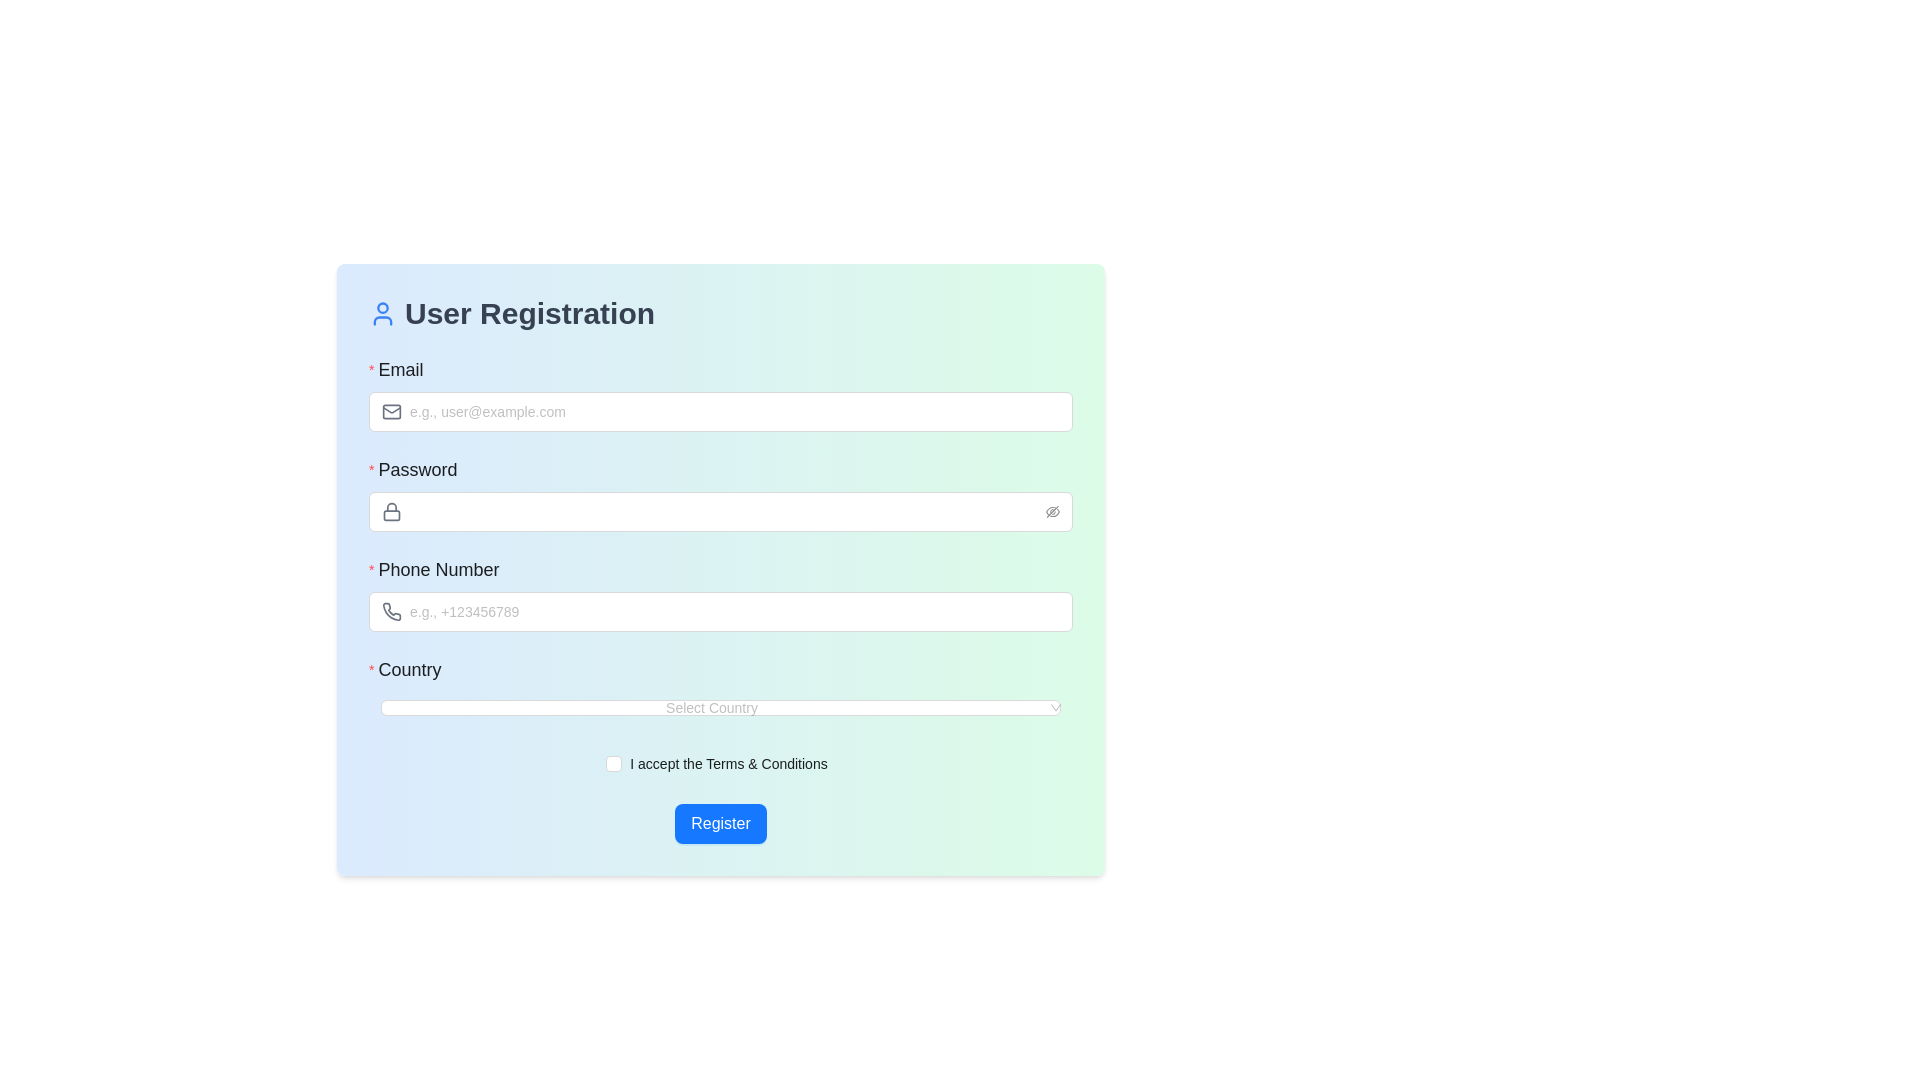  I want to click on the text label indicating the purpose of the password input field located in the middle section of the registration form, directly above the password input box, so click(419, 470).